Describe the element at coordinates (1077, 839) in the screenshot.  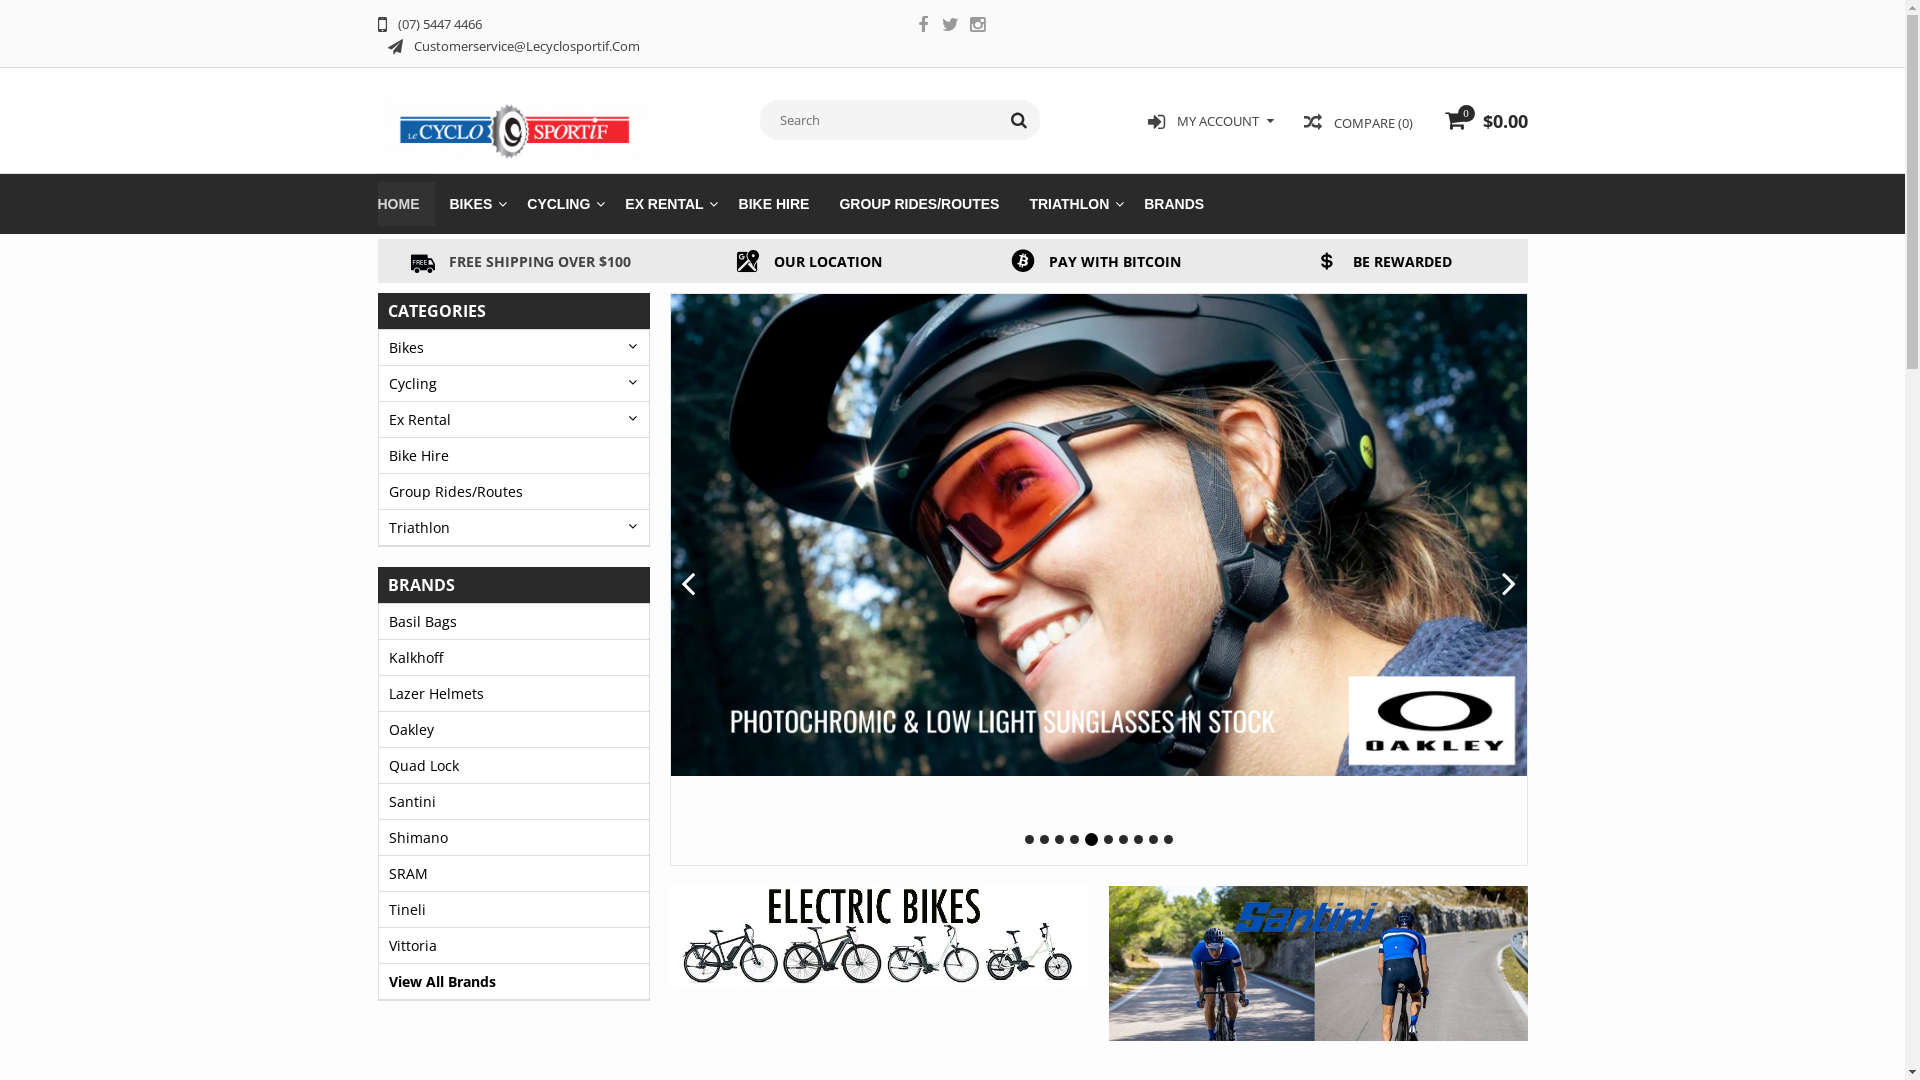
I see `'4'` at that location.